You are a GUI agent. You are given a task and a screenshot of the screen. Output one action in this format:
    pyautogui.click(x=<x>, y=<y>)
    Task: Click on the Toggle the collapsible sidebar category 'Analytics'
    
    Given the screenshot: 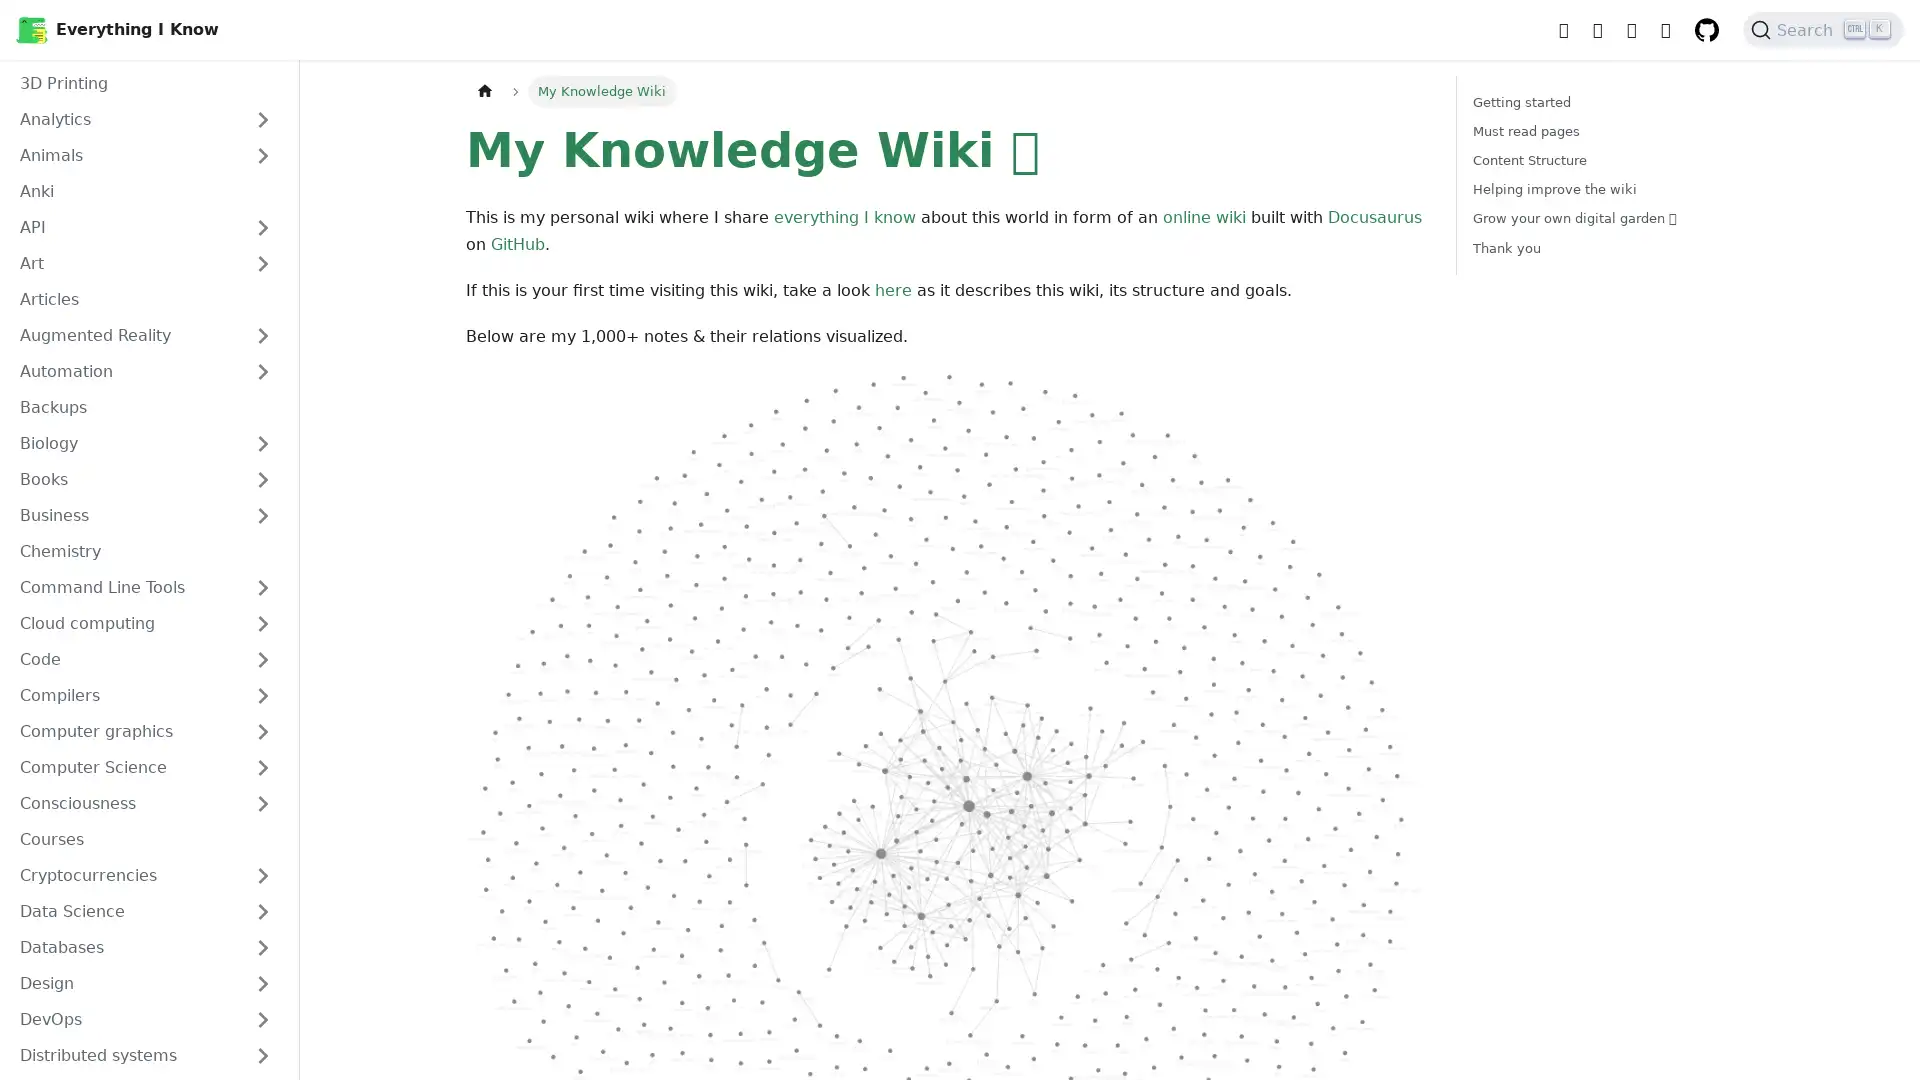 What is the action you would take?
    pyautogui.click(x=262, y=119)
    